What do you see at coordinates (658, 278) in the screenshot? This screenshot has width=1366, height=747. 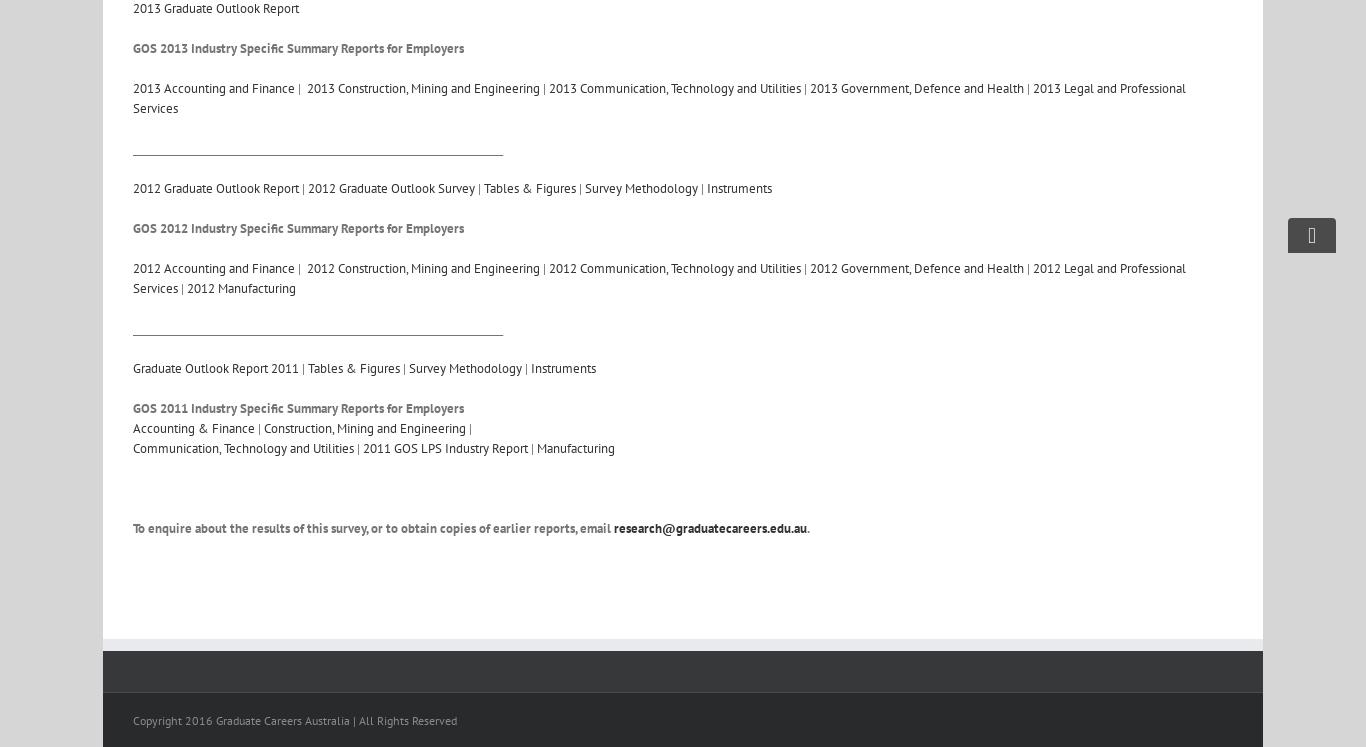 I see `'2012 Legal and Professional Services'` at bounding box center [658, 278].